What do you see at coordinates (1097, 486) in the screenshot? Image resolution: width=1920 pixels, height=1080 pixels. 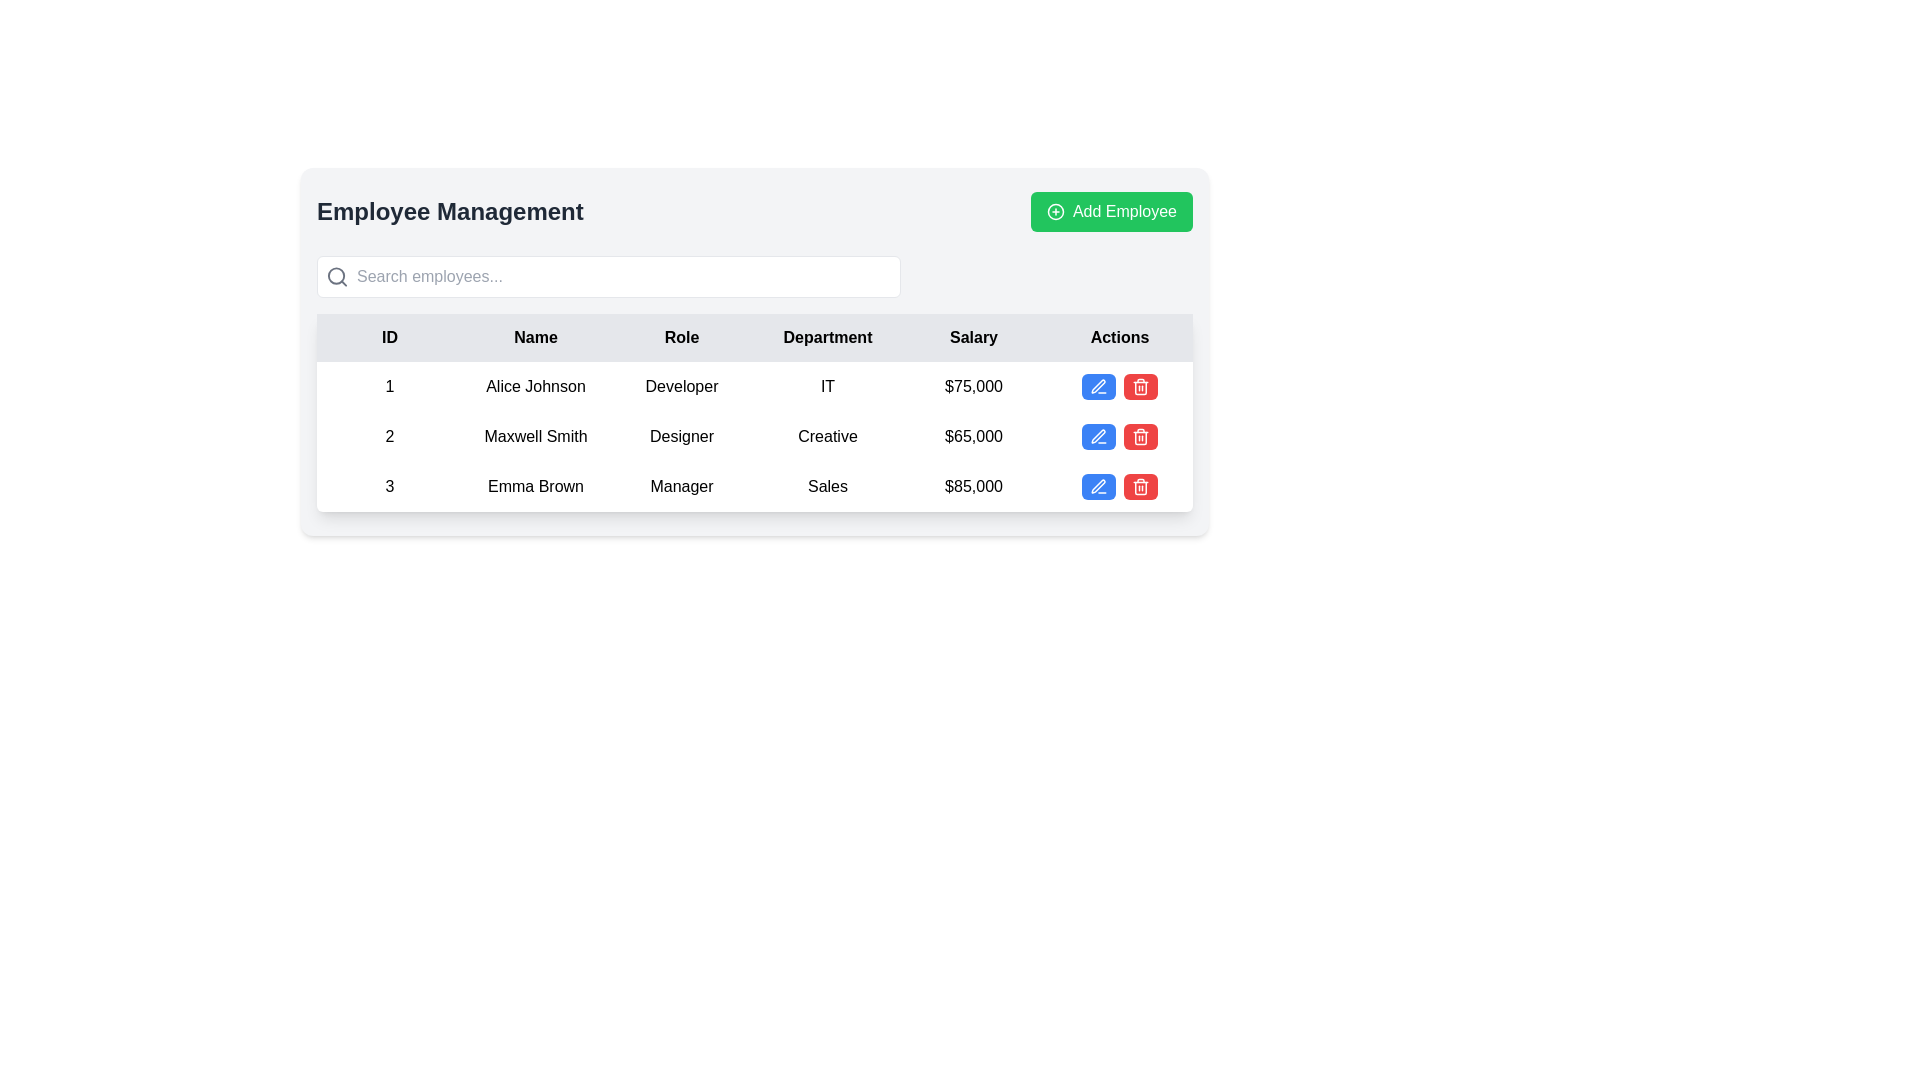 I see `the edit icon in the 'Actions' column of the third row in the employee management table to invoke editing` at bounding box center [1097, 486].